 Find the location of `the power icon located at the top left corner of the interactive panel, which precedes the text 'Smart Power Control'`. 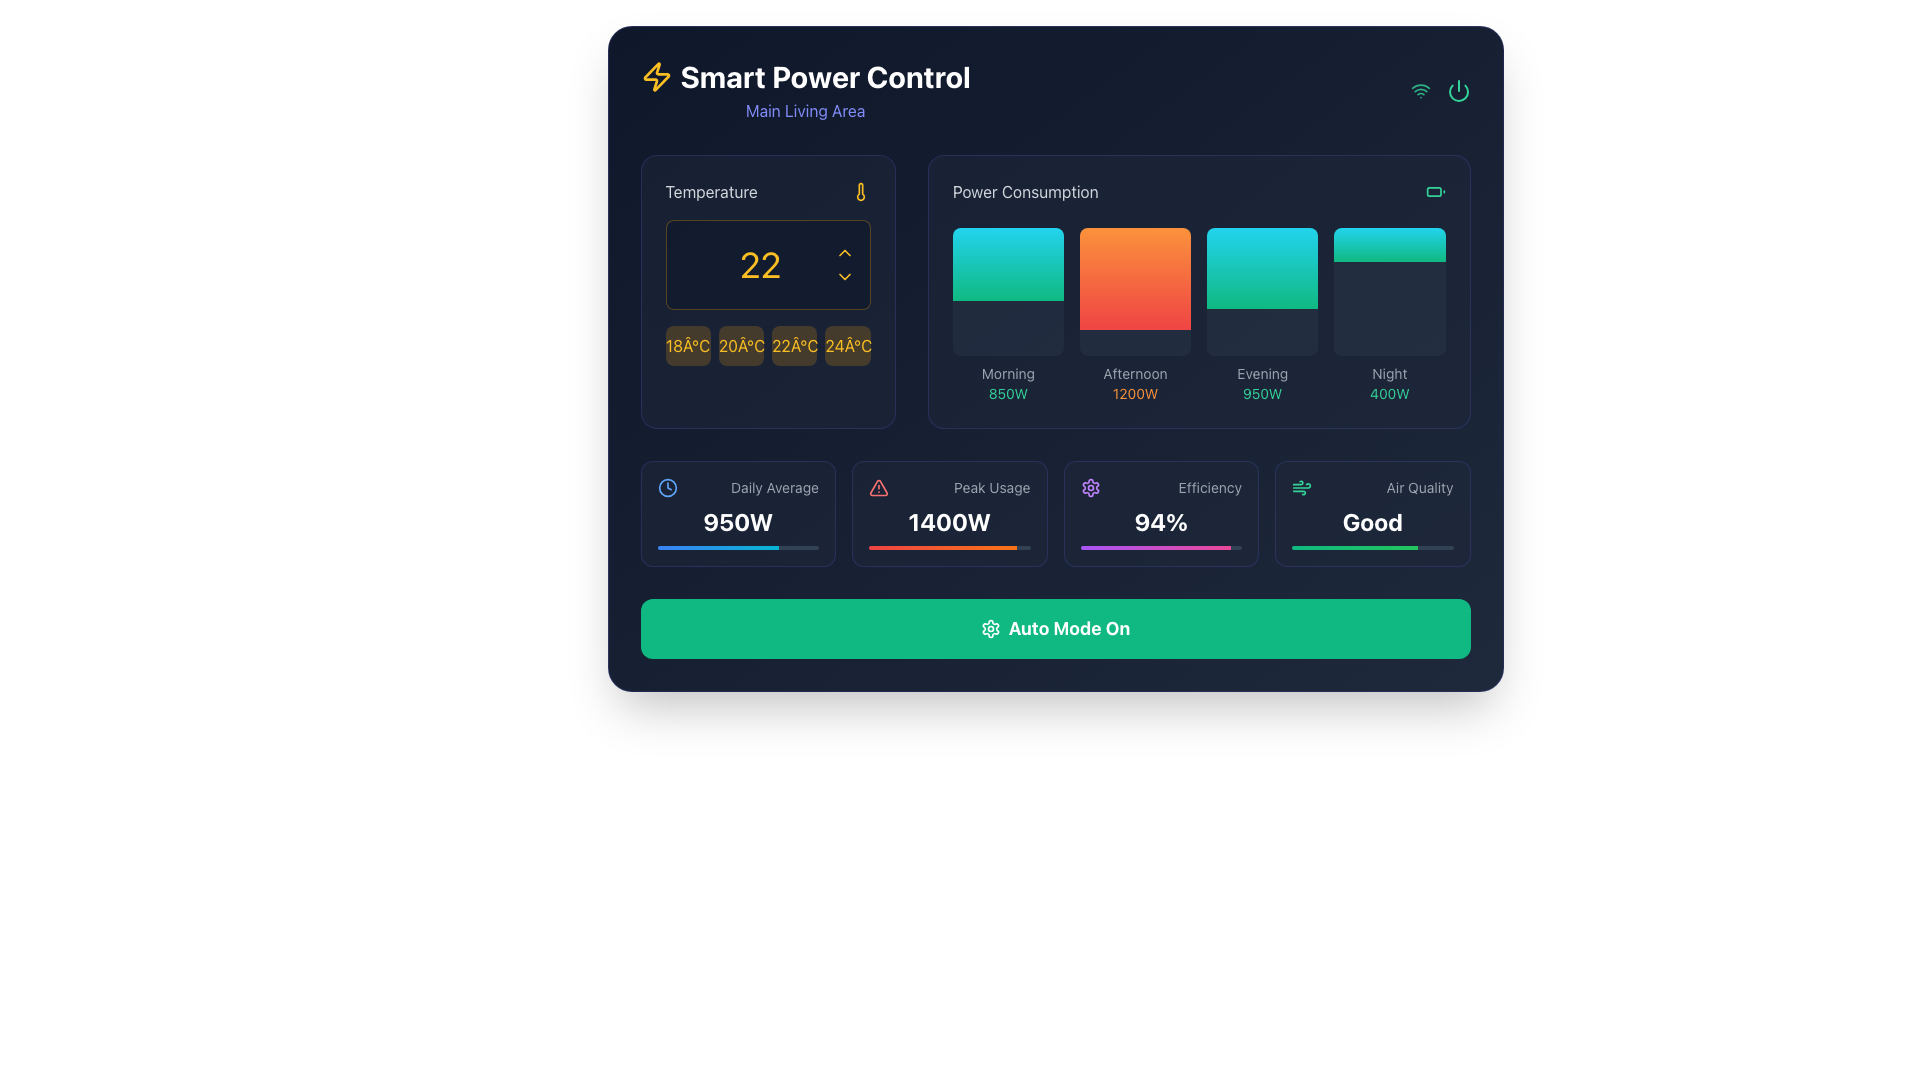

the power icon located at the top left corner of the interactive panel, which precedes the text 'Smart Power Control' is located at coordinates (656, 76).